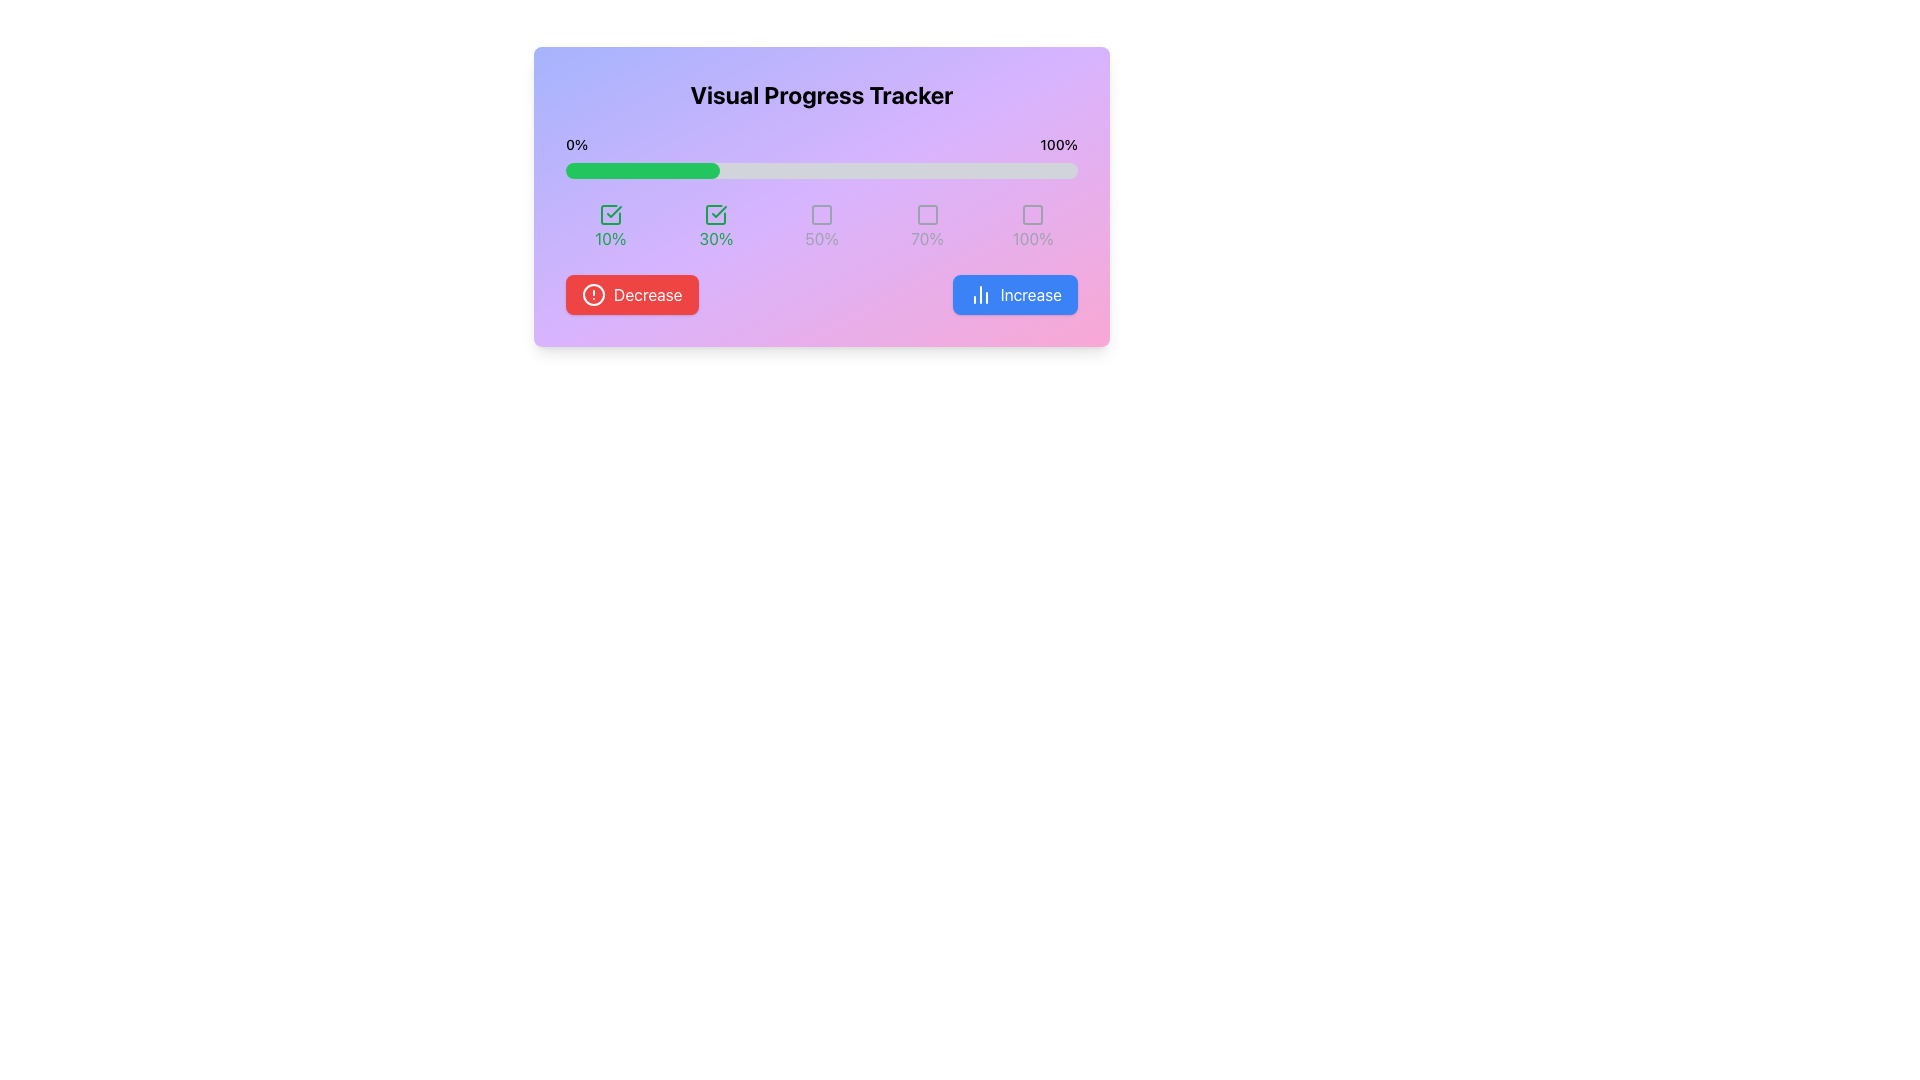  Describe the element at coordinates (821, 226) in the screenshot. I see `the third progress item in the Visual Progress Tracker, which represents 50% completion, to interact with it` at that location.